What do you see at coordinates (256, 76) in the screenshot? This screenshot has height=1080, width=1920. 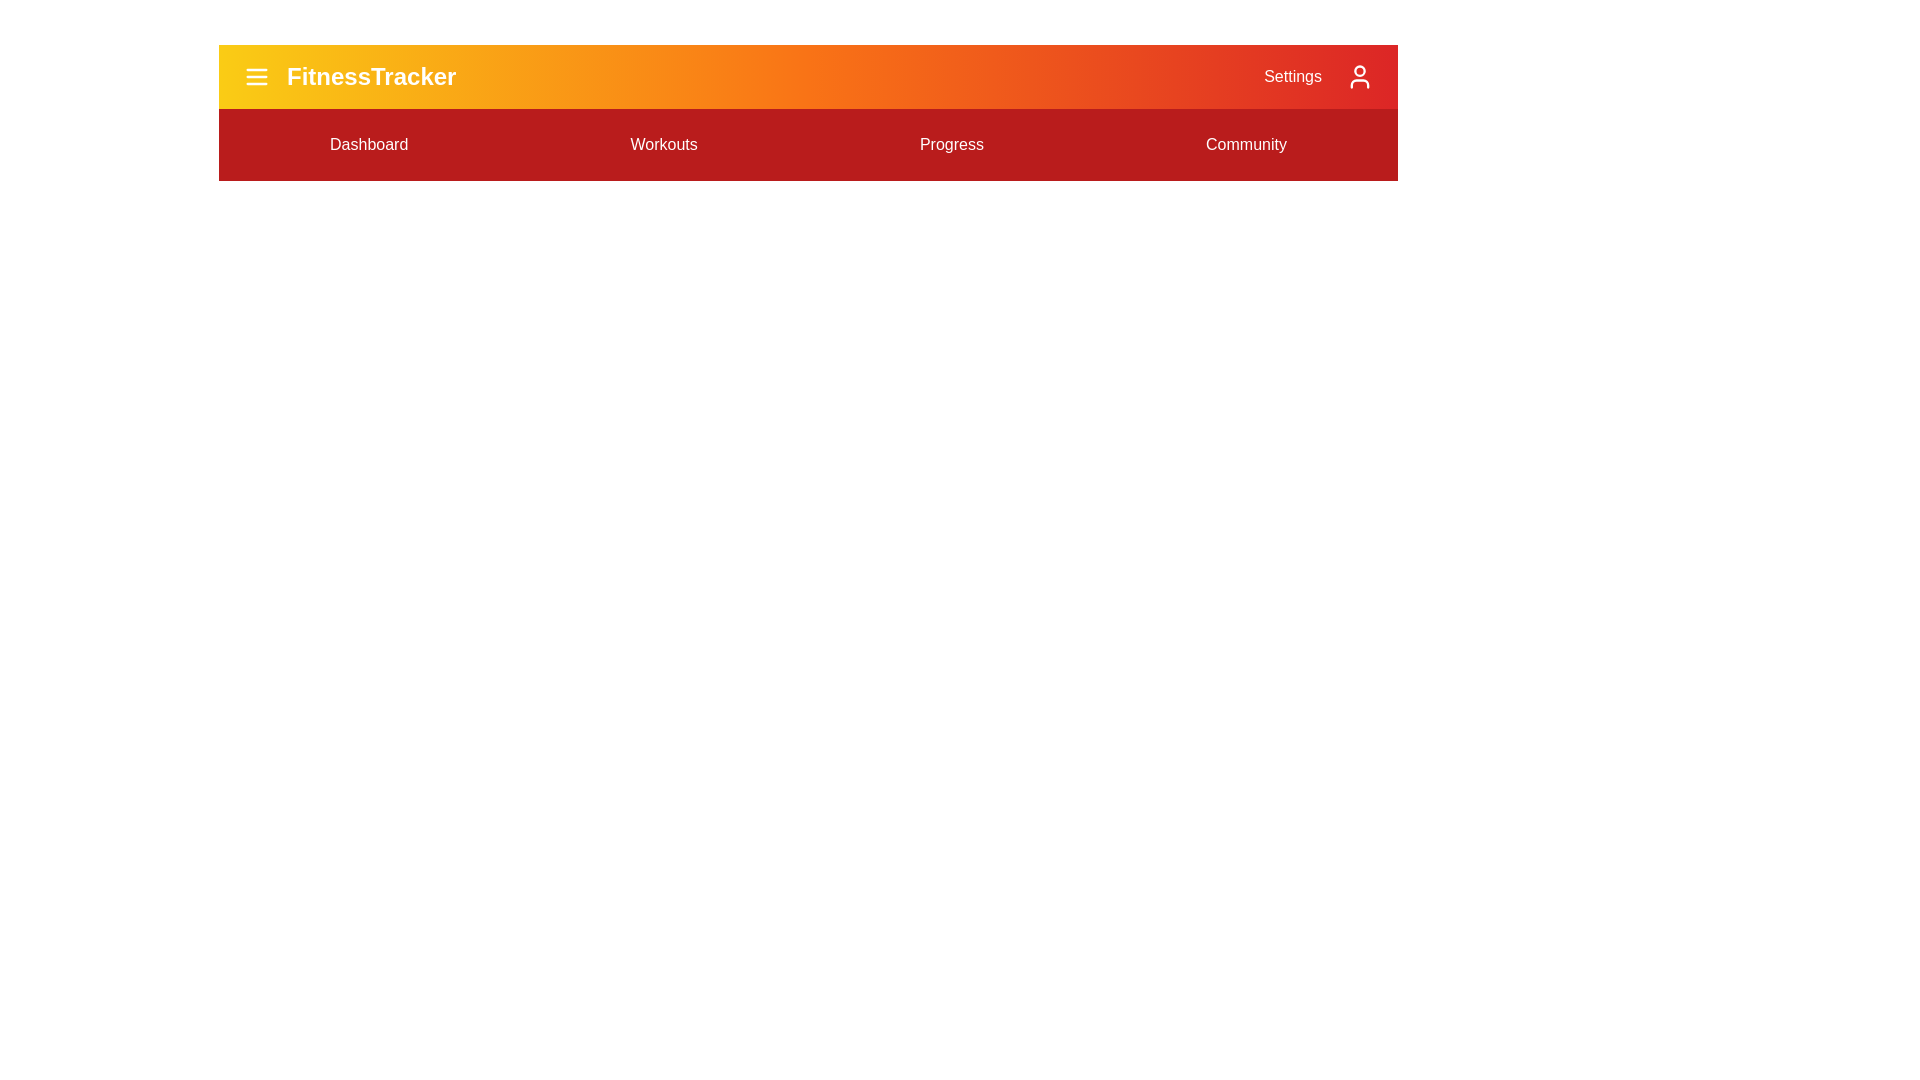 I see `the menu icon to toggle the menu visibility` at bounding box center [256, 76].